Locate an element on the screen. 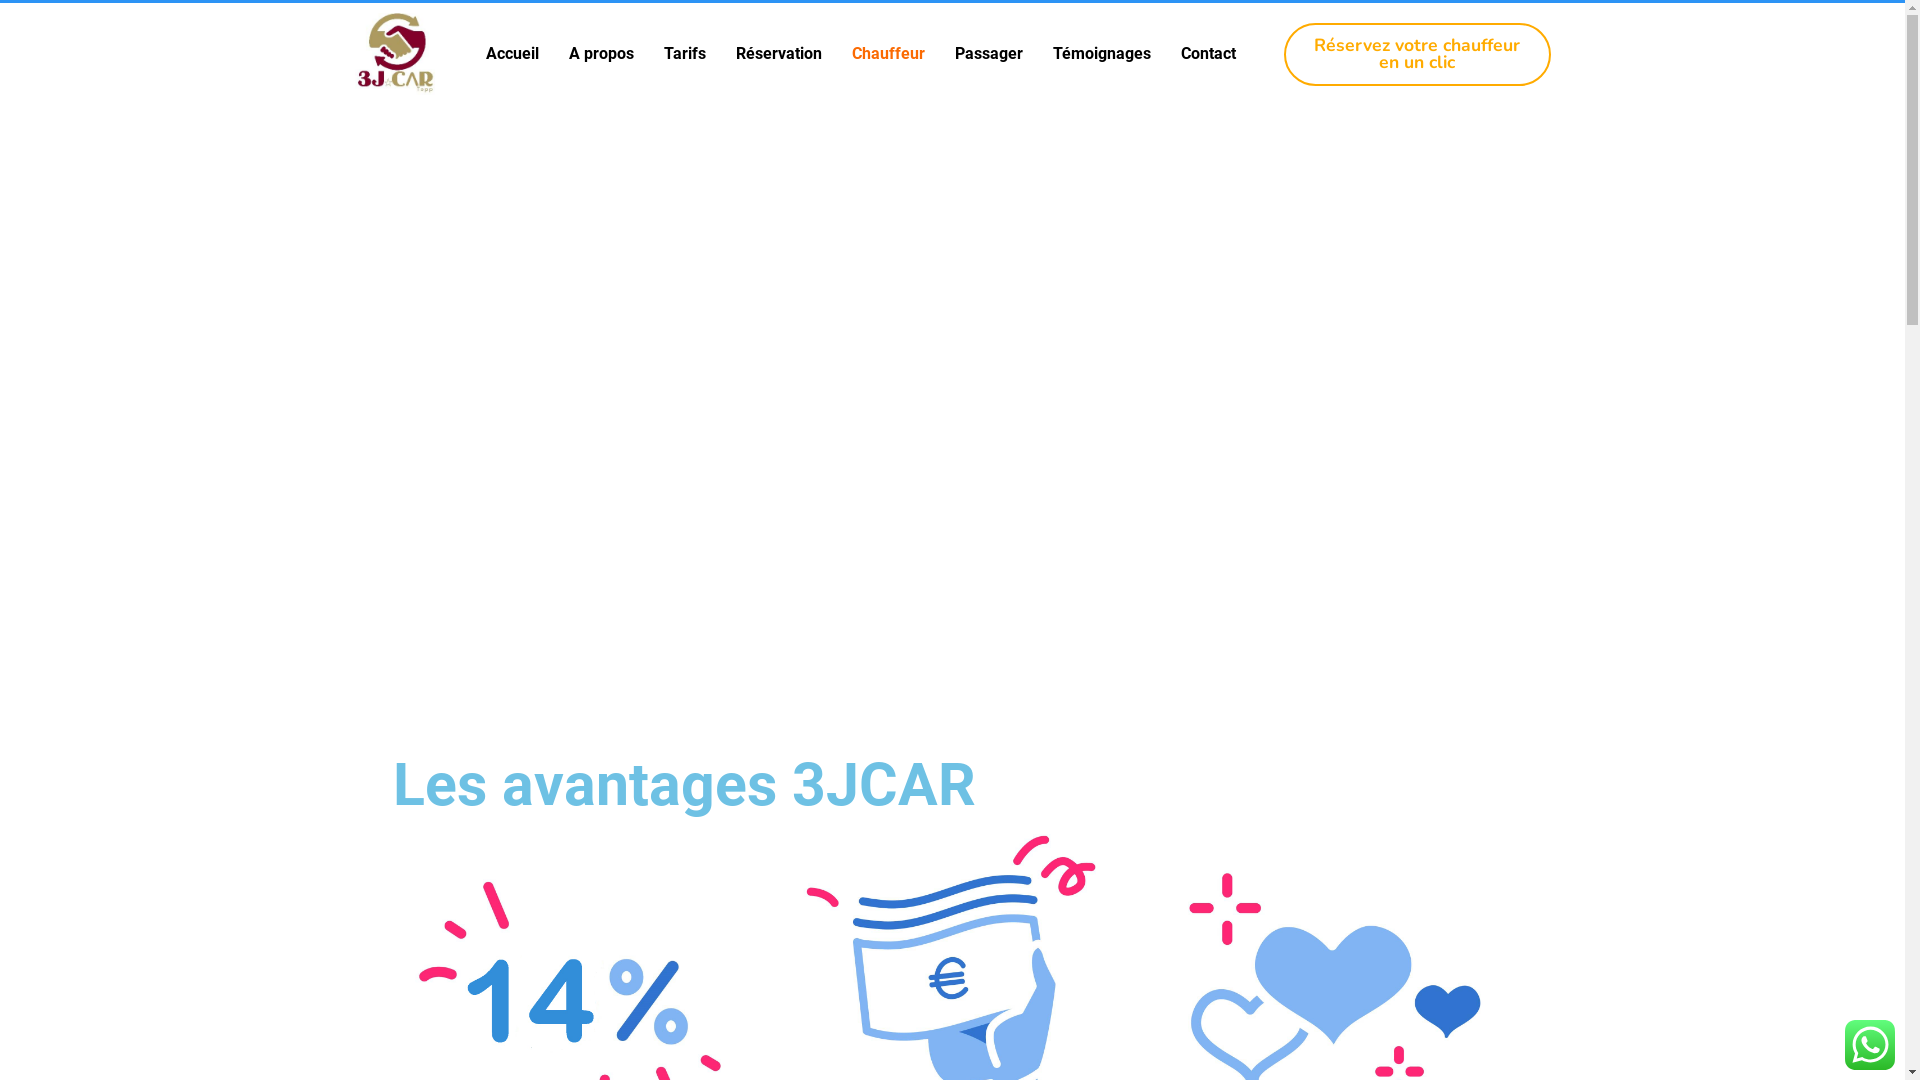  'Chauffeur' is located at coordinates (887, 53).